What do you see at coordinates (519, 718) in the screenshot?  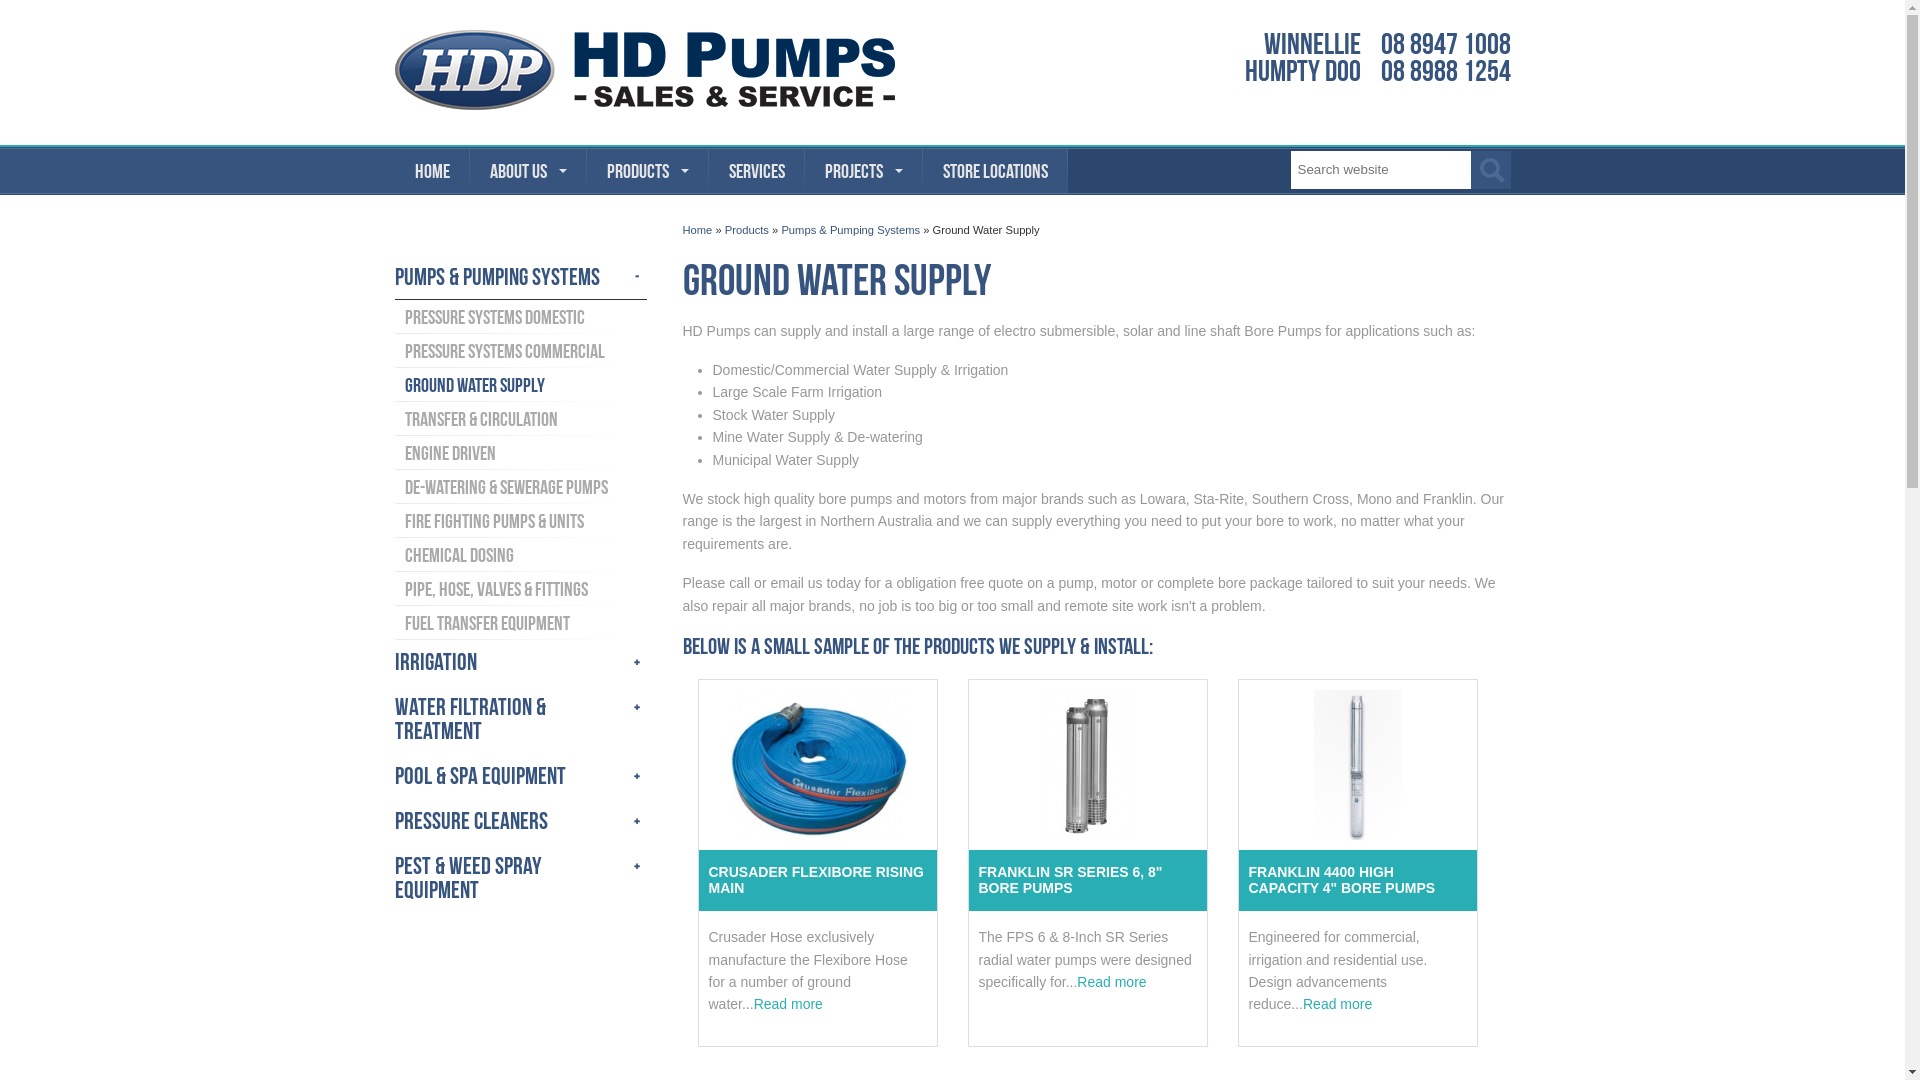 I see `'WATER FILTRATION & TREATMENT'` at bounding box center [519, 718].